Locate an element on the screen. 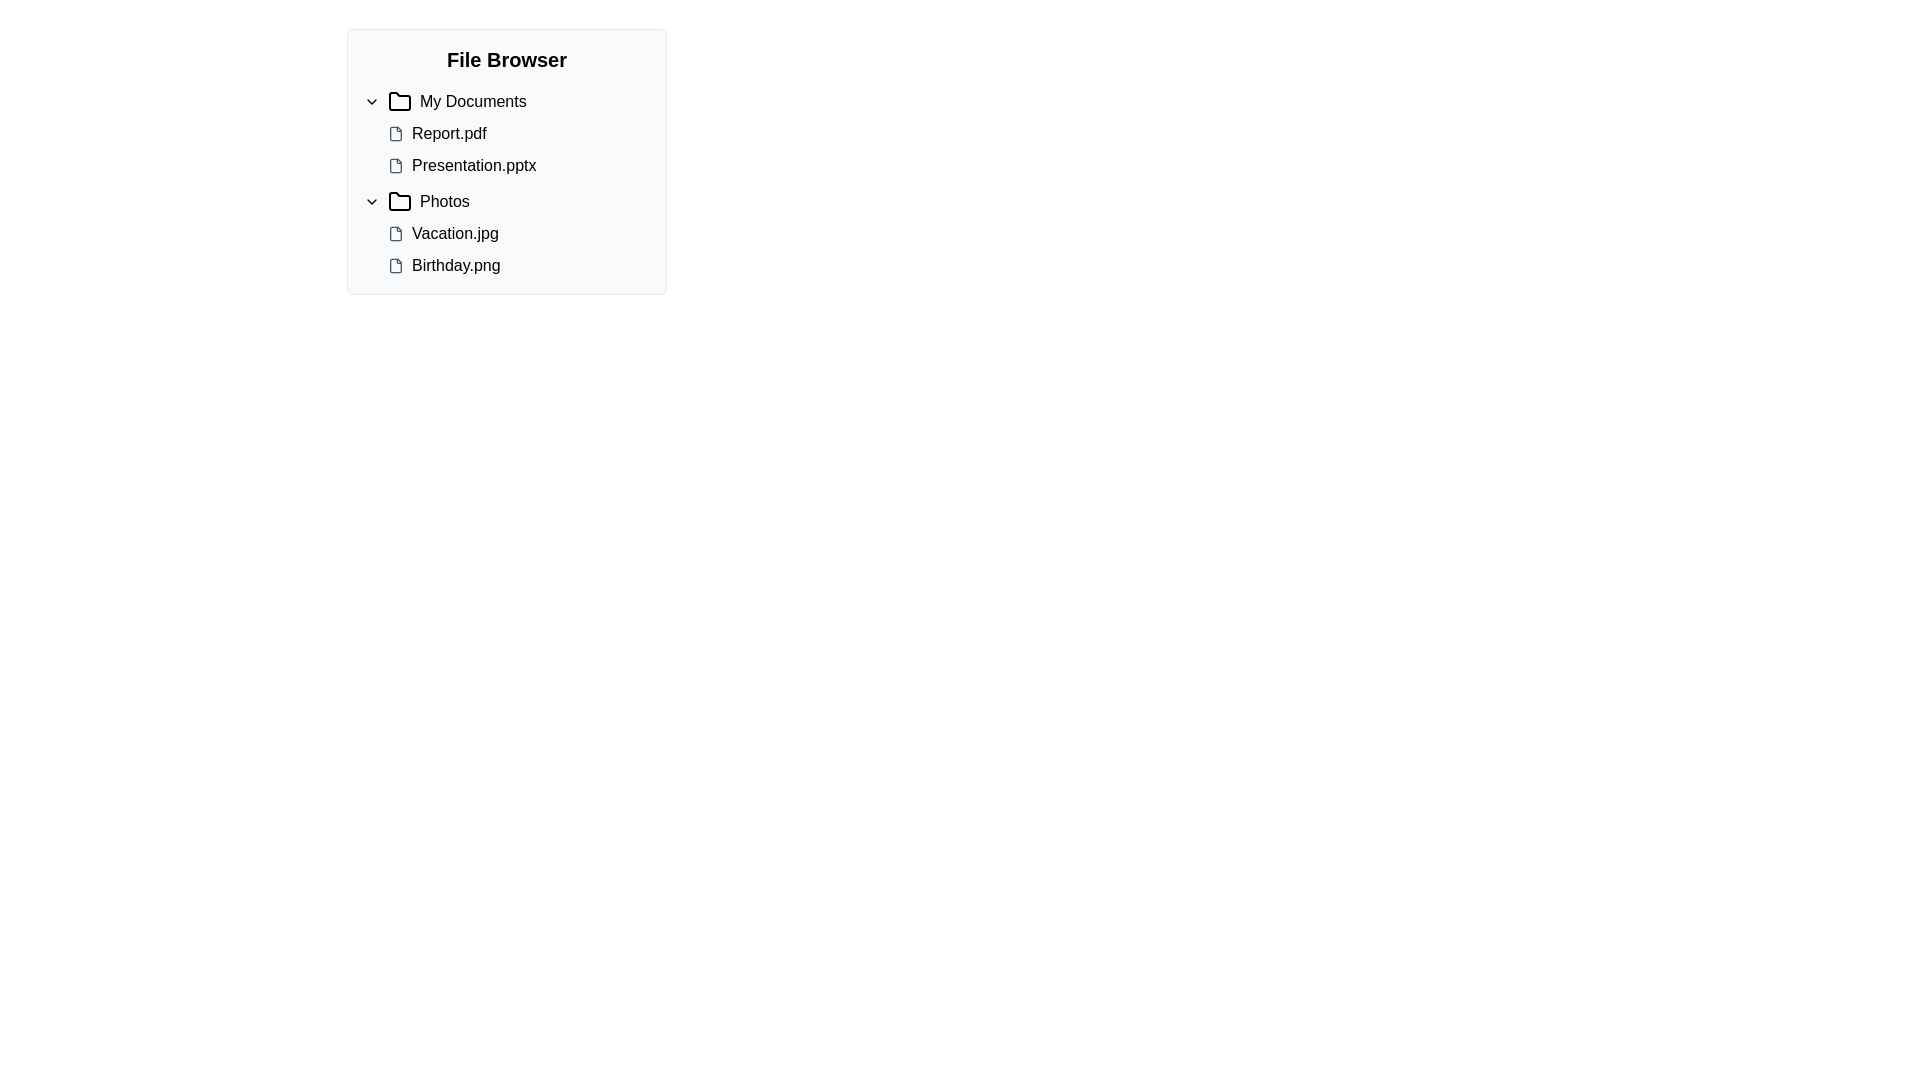  the 'Photos' text label element located next to the folder icon in the second collapsible section of the file browser interface is located at coordinates (443, 201).